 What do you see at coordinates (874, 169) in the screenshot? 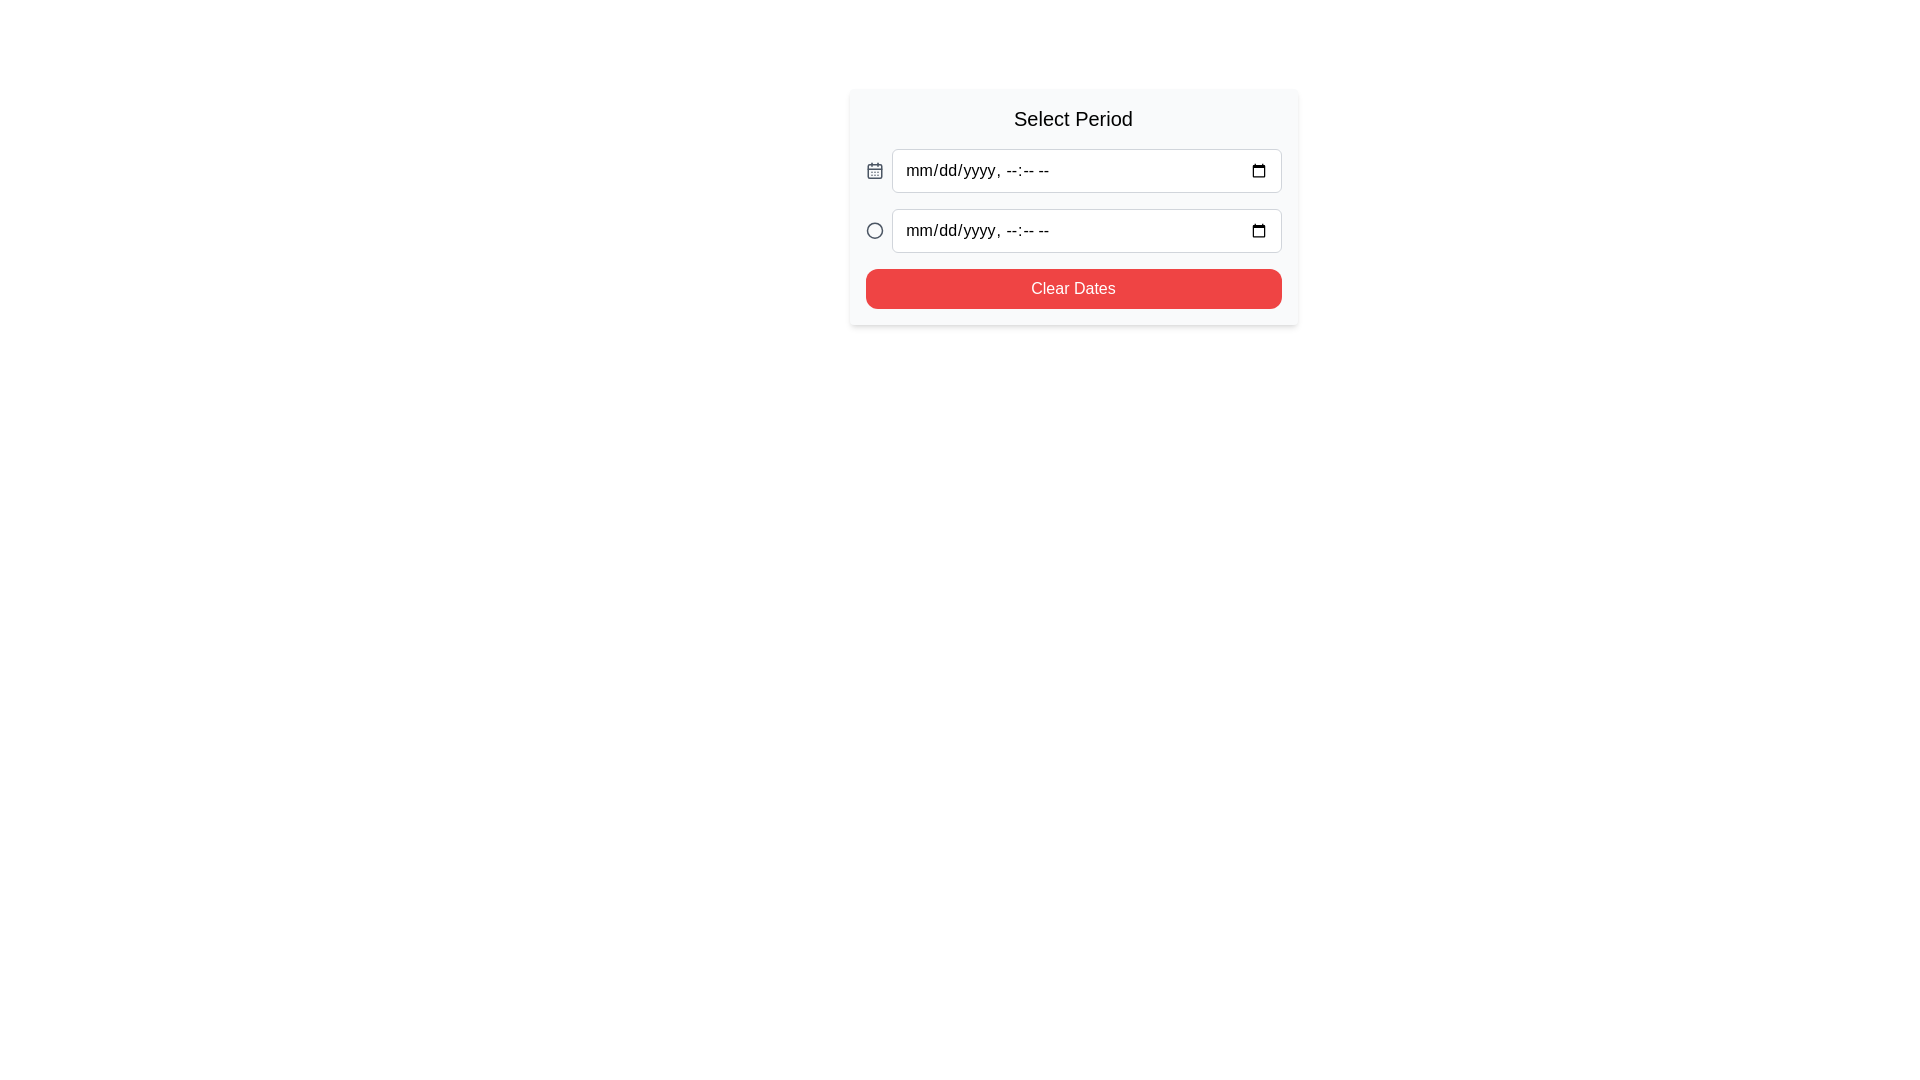
I see `the date picker icon located to the immediate left of the first date input field in the 'Select Period' section` at bounding box center [874, 169].